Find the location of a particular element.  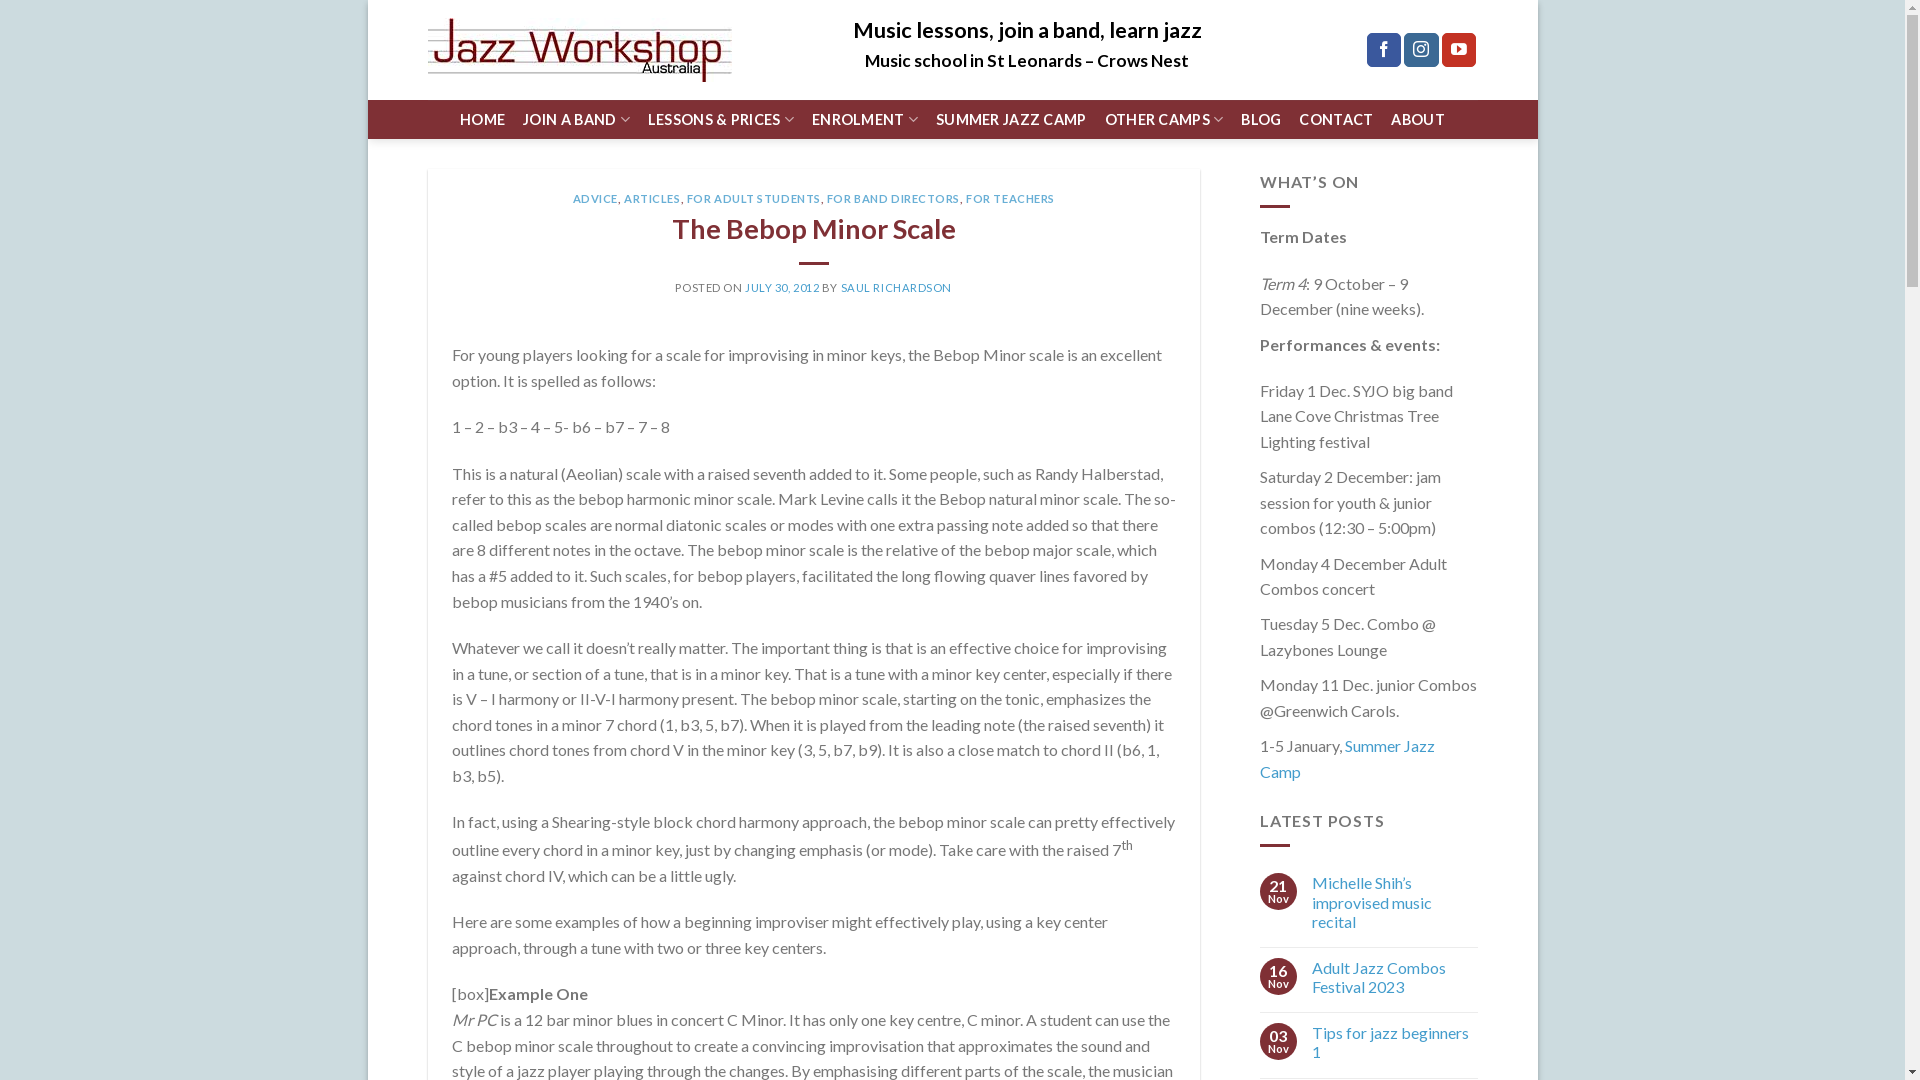

'BLOG' is located at coordinates (1260, 119).